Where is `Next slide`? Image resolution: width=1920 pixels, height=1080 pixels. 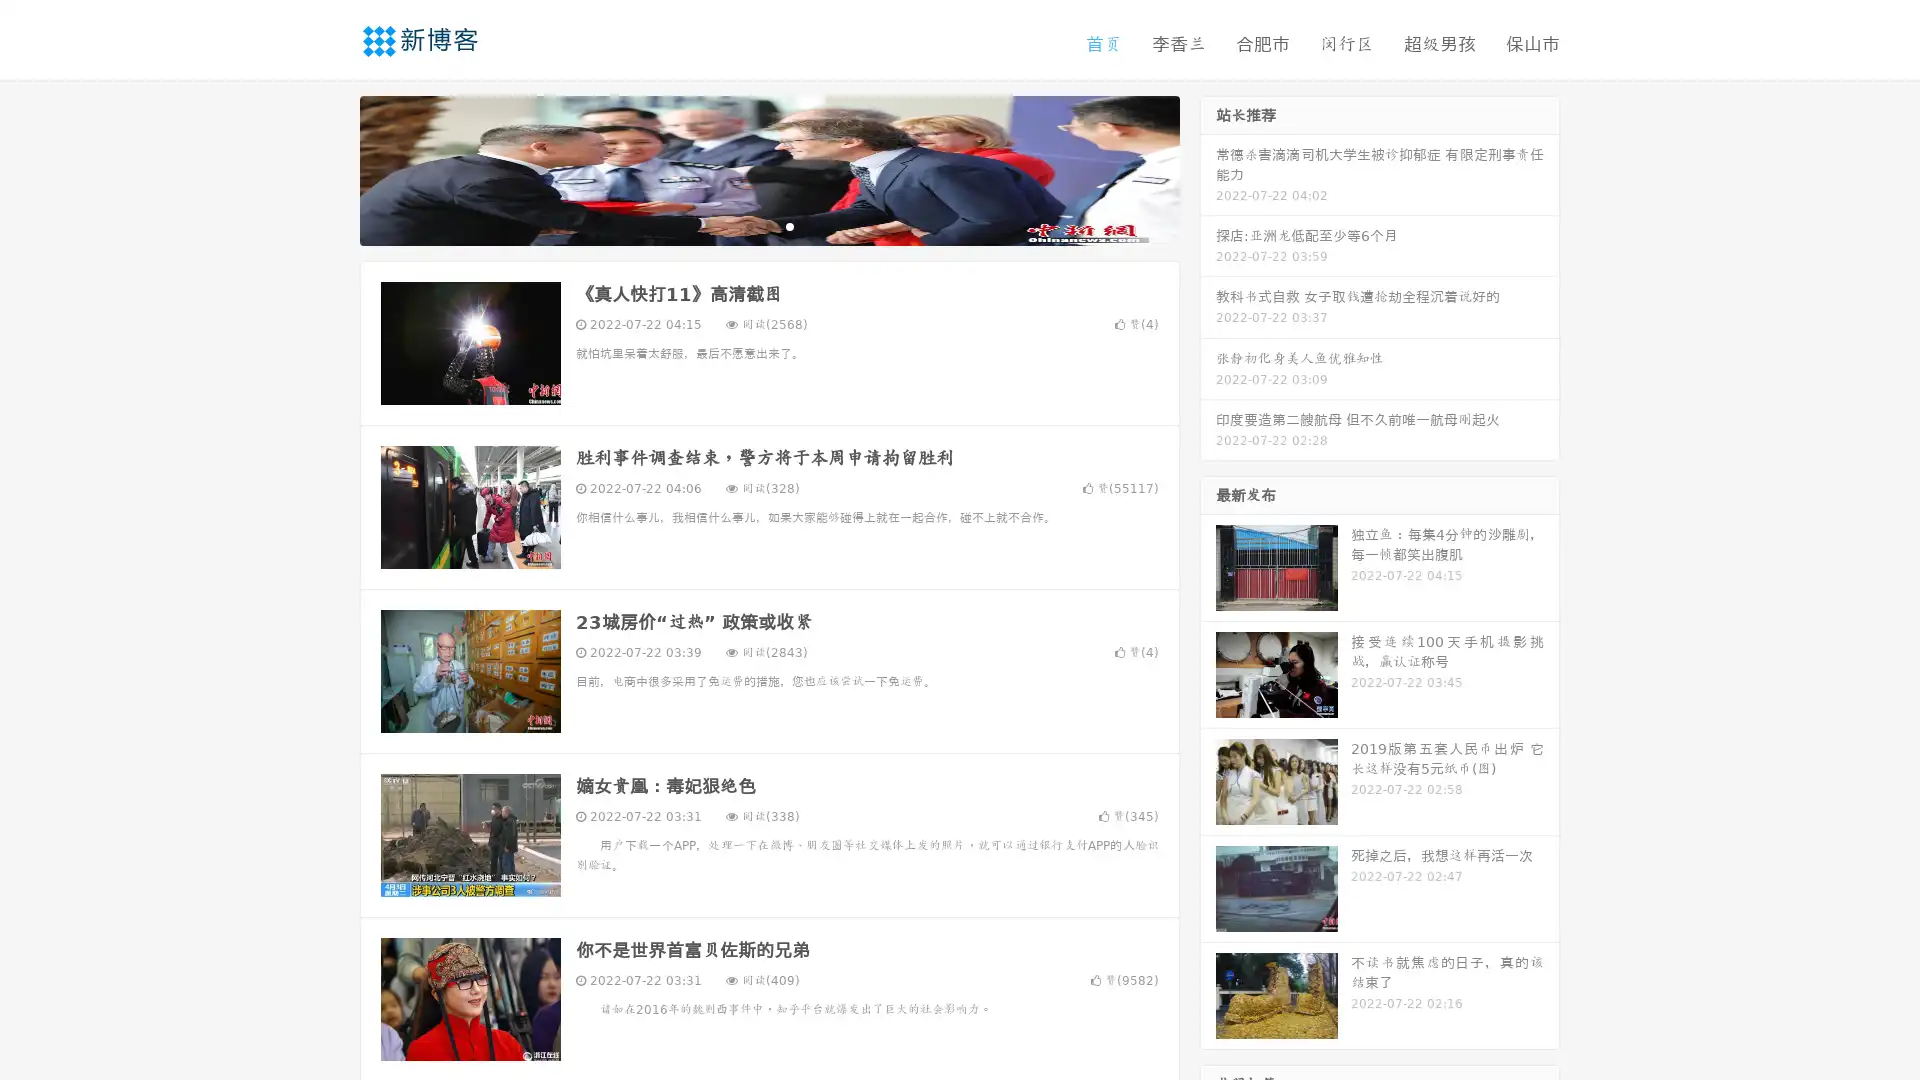 Next slide is located at coordinates (1208, 168).